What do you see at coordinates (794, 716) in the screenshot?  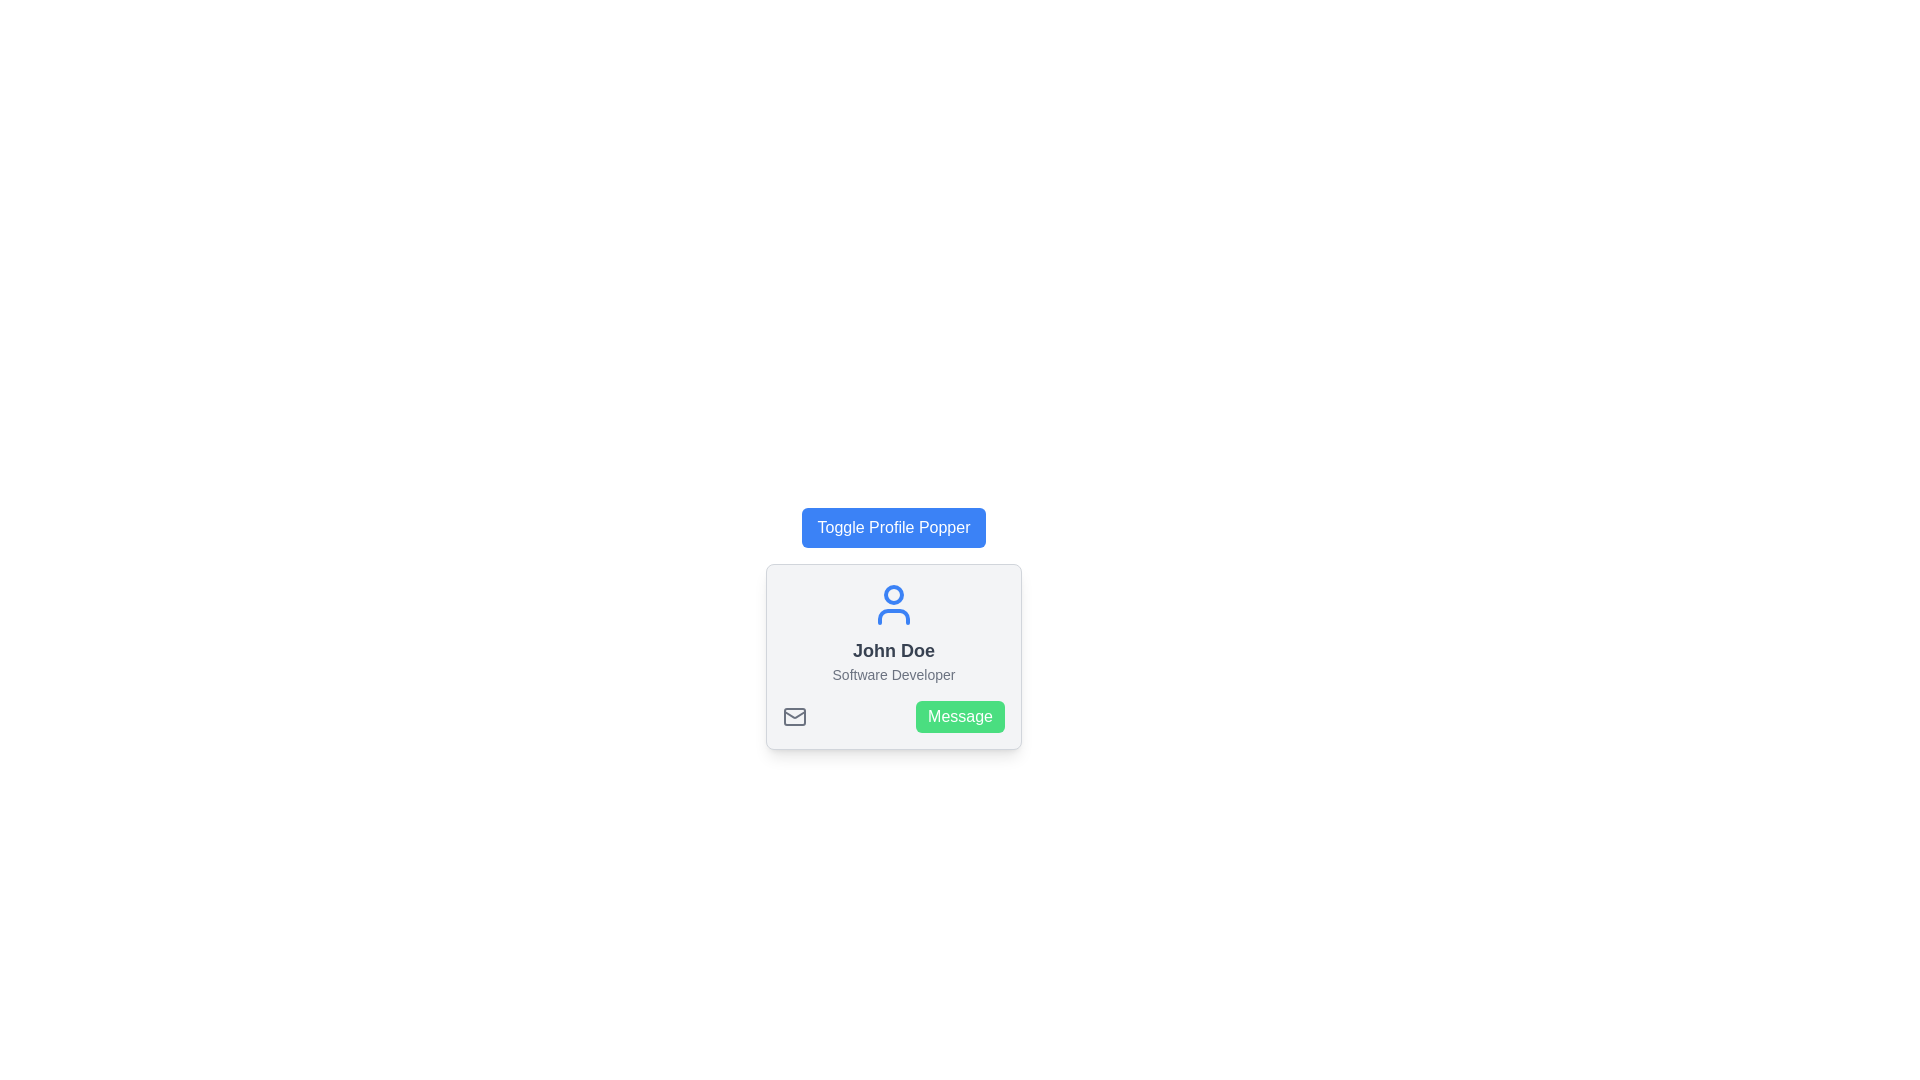 I see `the decorative graphical element that forms the body of the envelope icon located in the bottom-left area of the user card` at bounding box center [794, 716].